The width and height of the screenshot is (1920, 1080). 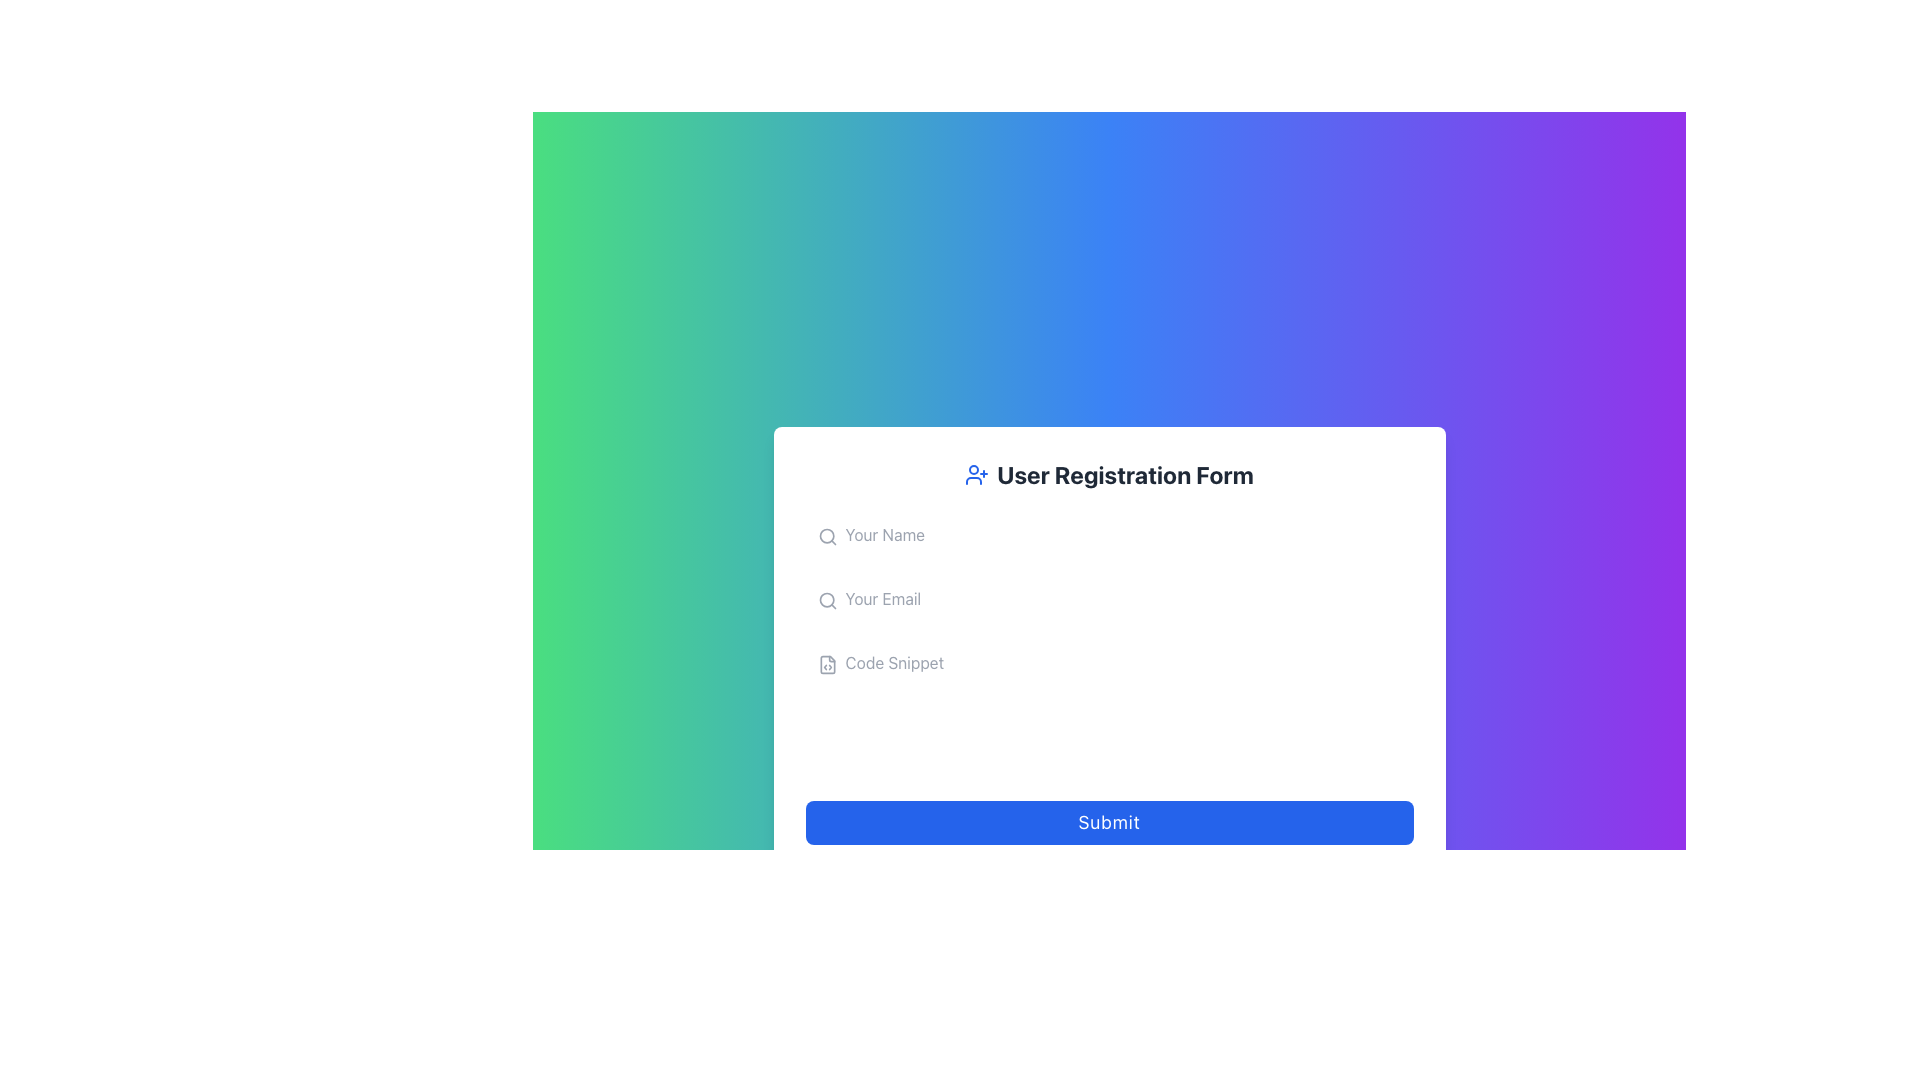 What do you see at coordinates (827, 600) in the screenshot?
I see `the decorative search icon located to the left of the 'Your Email' input field, positioned slightly above its center` at bounding box center [827, 600].